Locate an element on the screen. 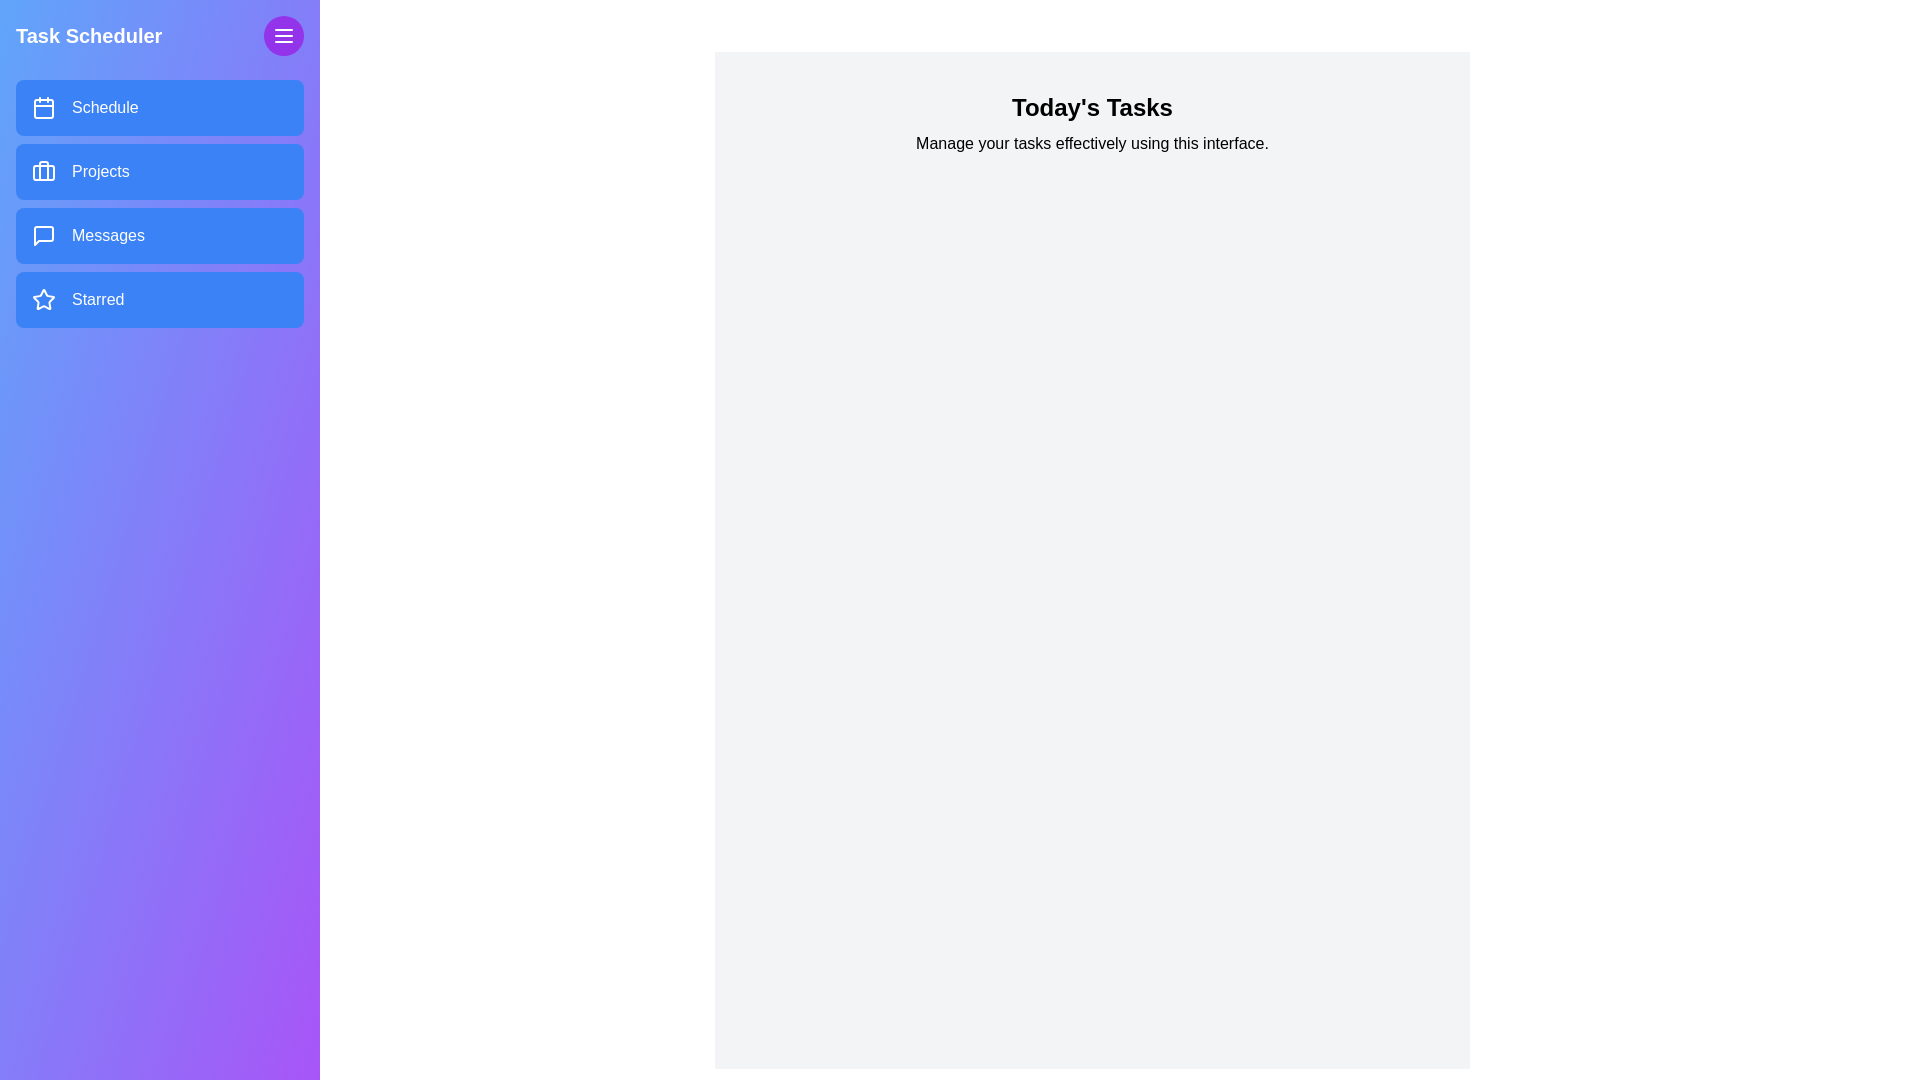 This screenshot has width=1920, height=1080. the menu item labeled Schedule is located at coordinates (158, 108).